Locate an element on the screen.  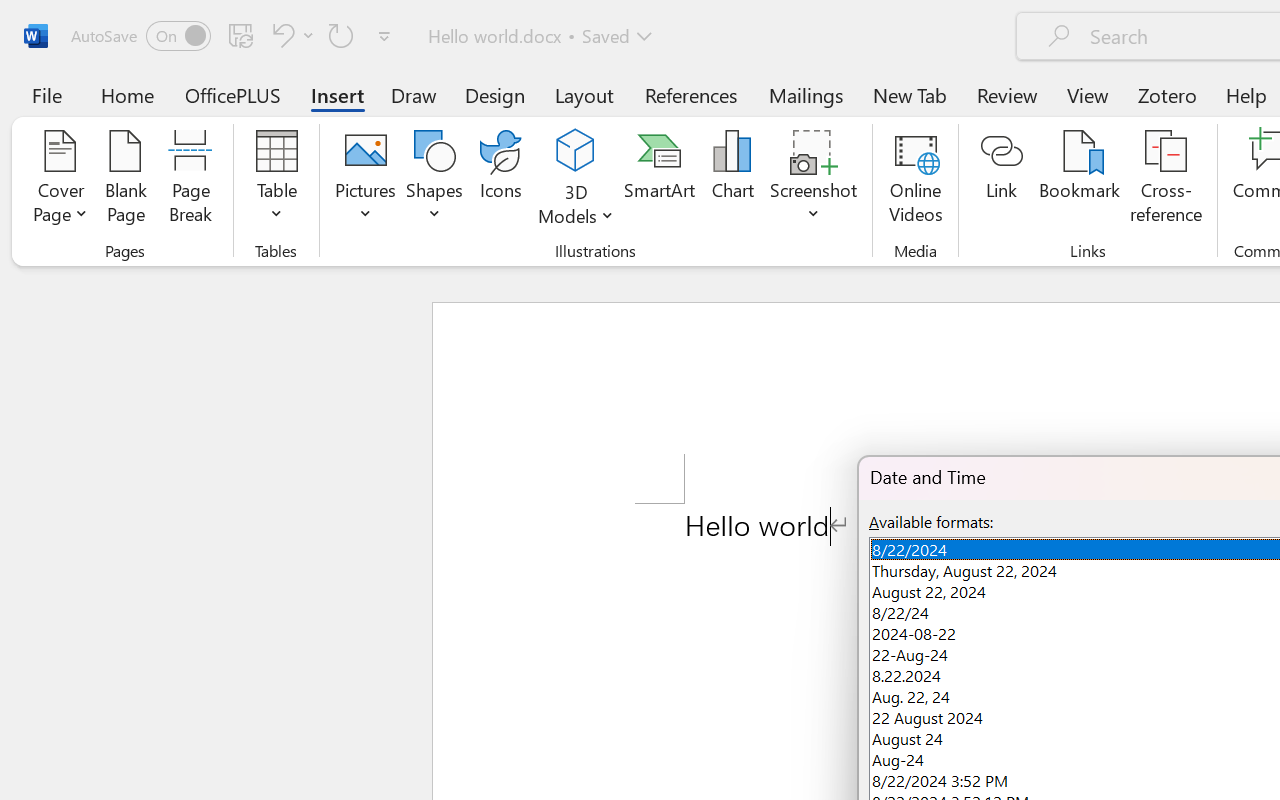
'New Tab' is located at coordinates (909, 94).